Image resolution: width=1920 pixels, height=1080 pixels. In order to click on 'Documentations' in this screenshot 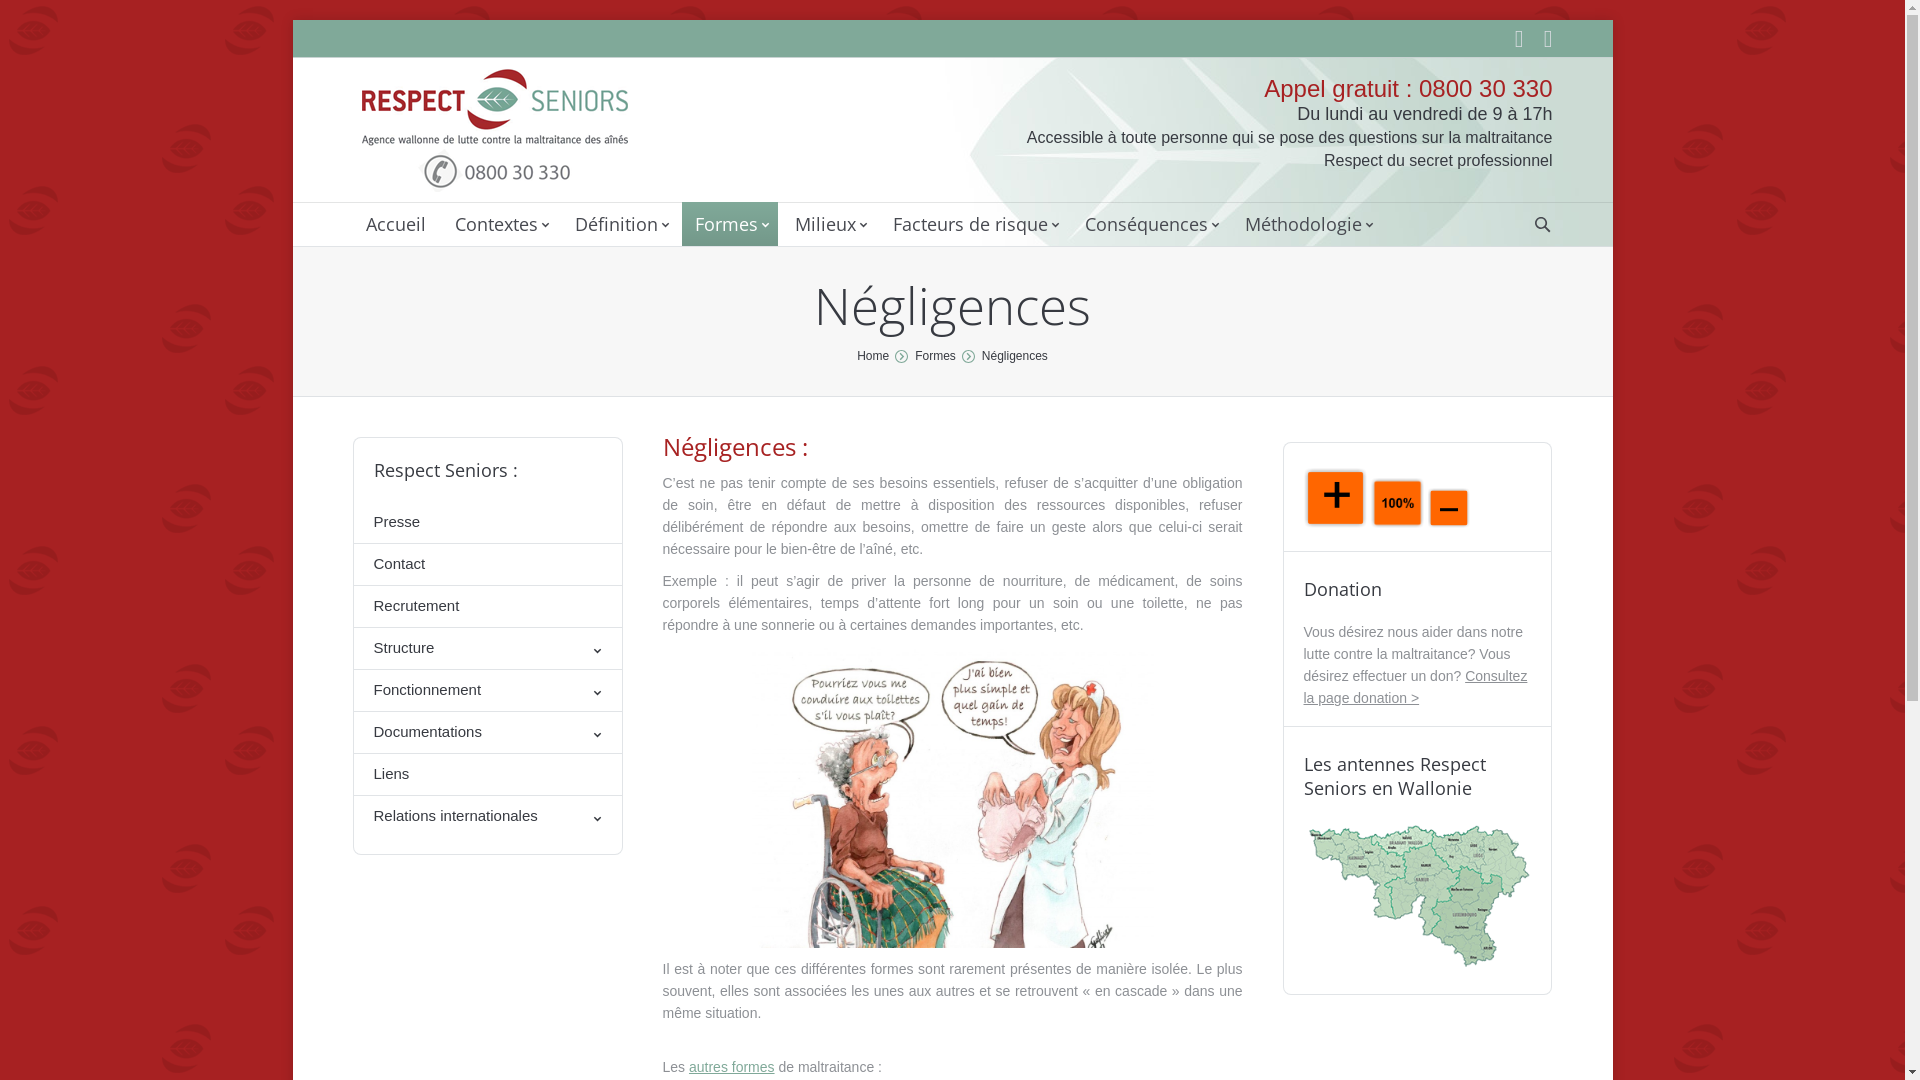, I will do `click(488, 732)`.